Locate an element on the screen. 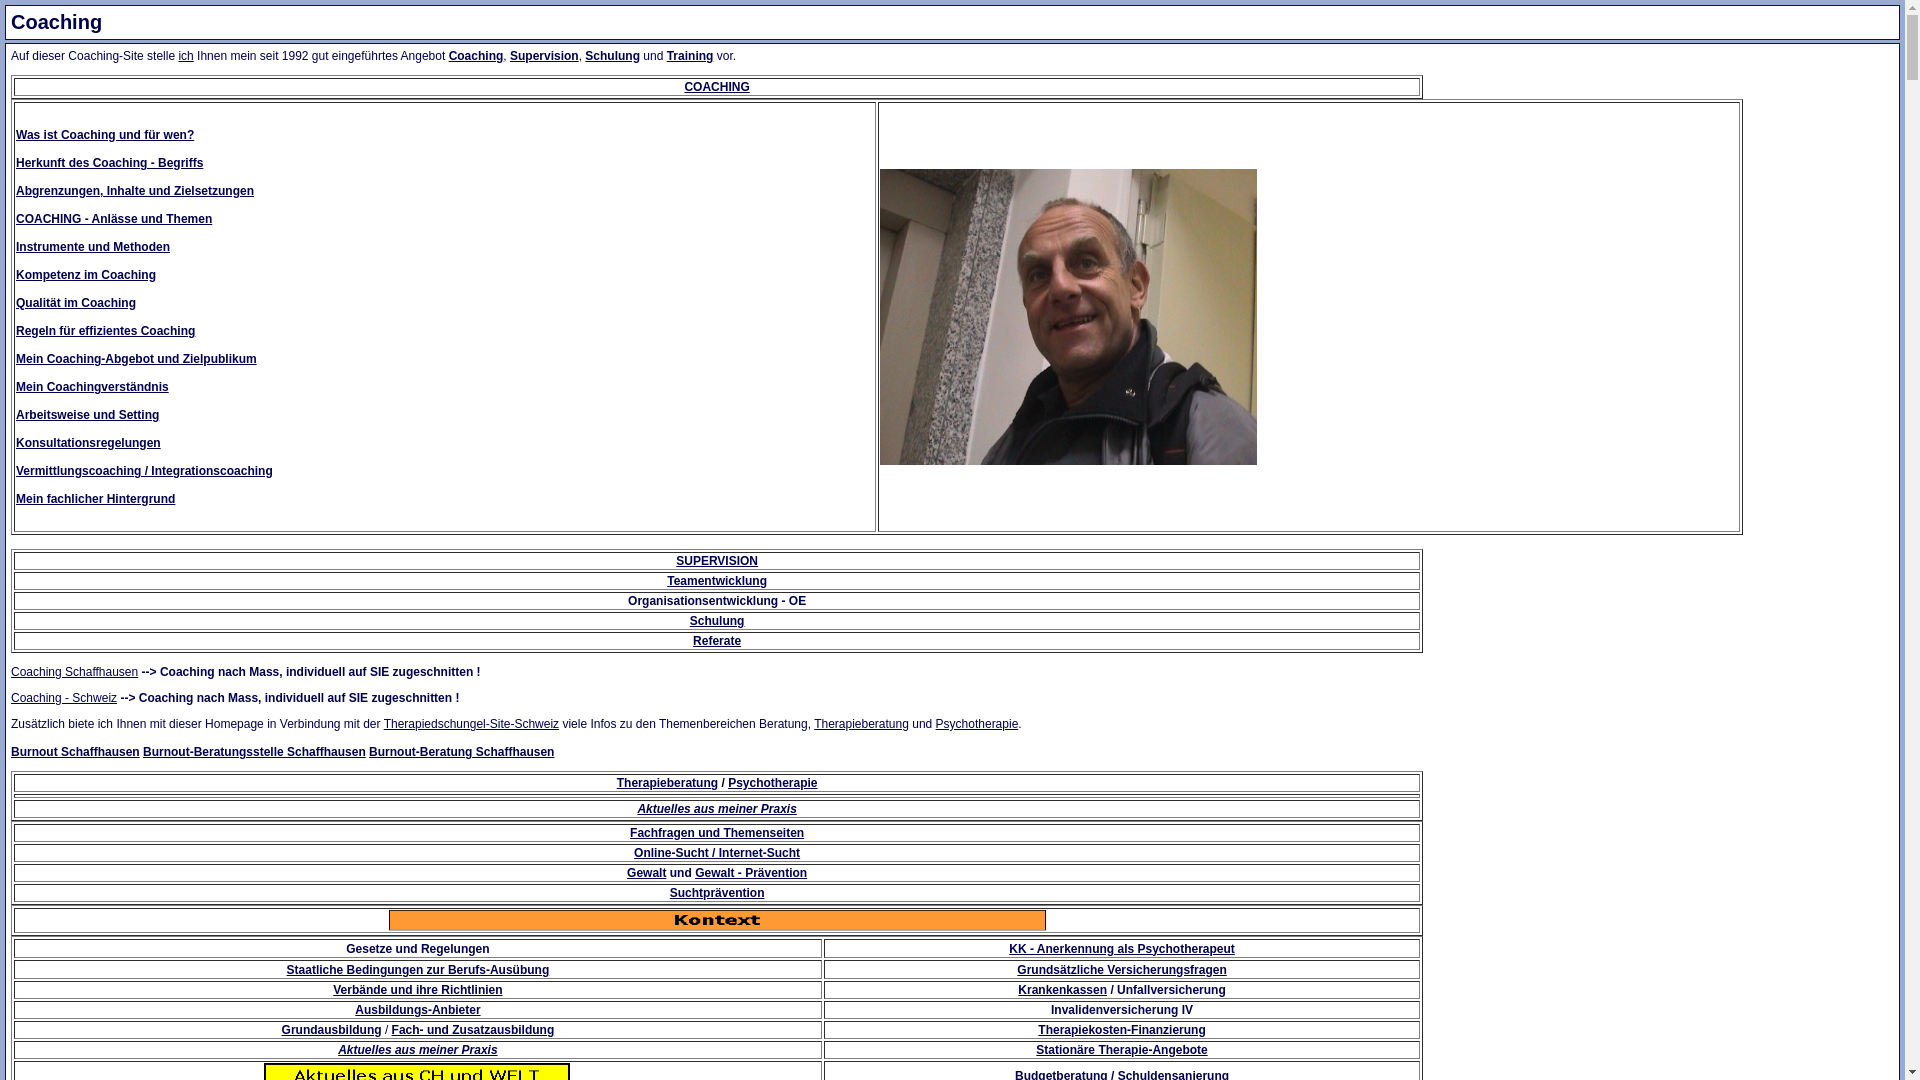 The height and width of the screenshot is (1080, 1920). 'Fachfragen und Themenseiten' is located at coordinates (716, 833).